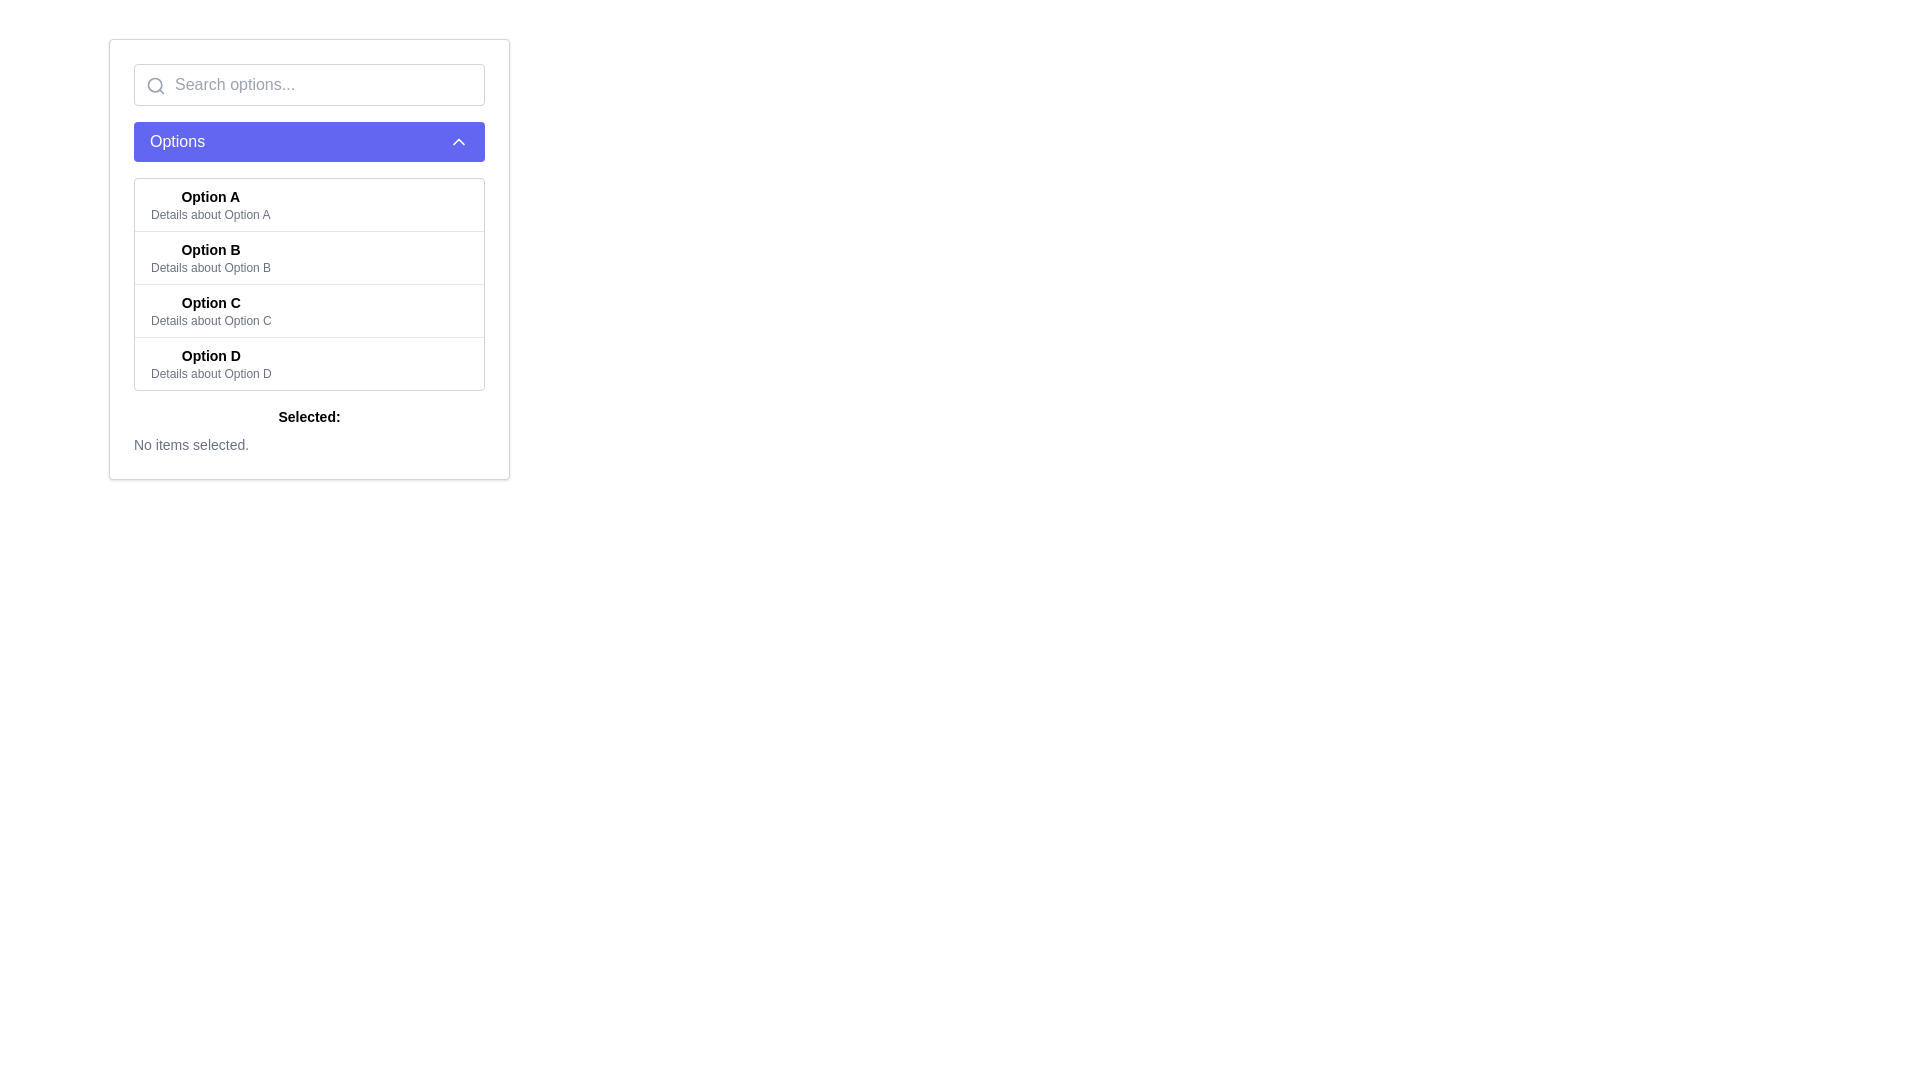 The height and width of the screenshot is (1080, 1920). I want to click on an option in the list of selectable options, which is positioned below the 'Options' button and above the 'Selected:' section, so click(308, 284).